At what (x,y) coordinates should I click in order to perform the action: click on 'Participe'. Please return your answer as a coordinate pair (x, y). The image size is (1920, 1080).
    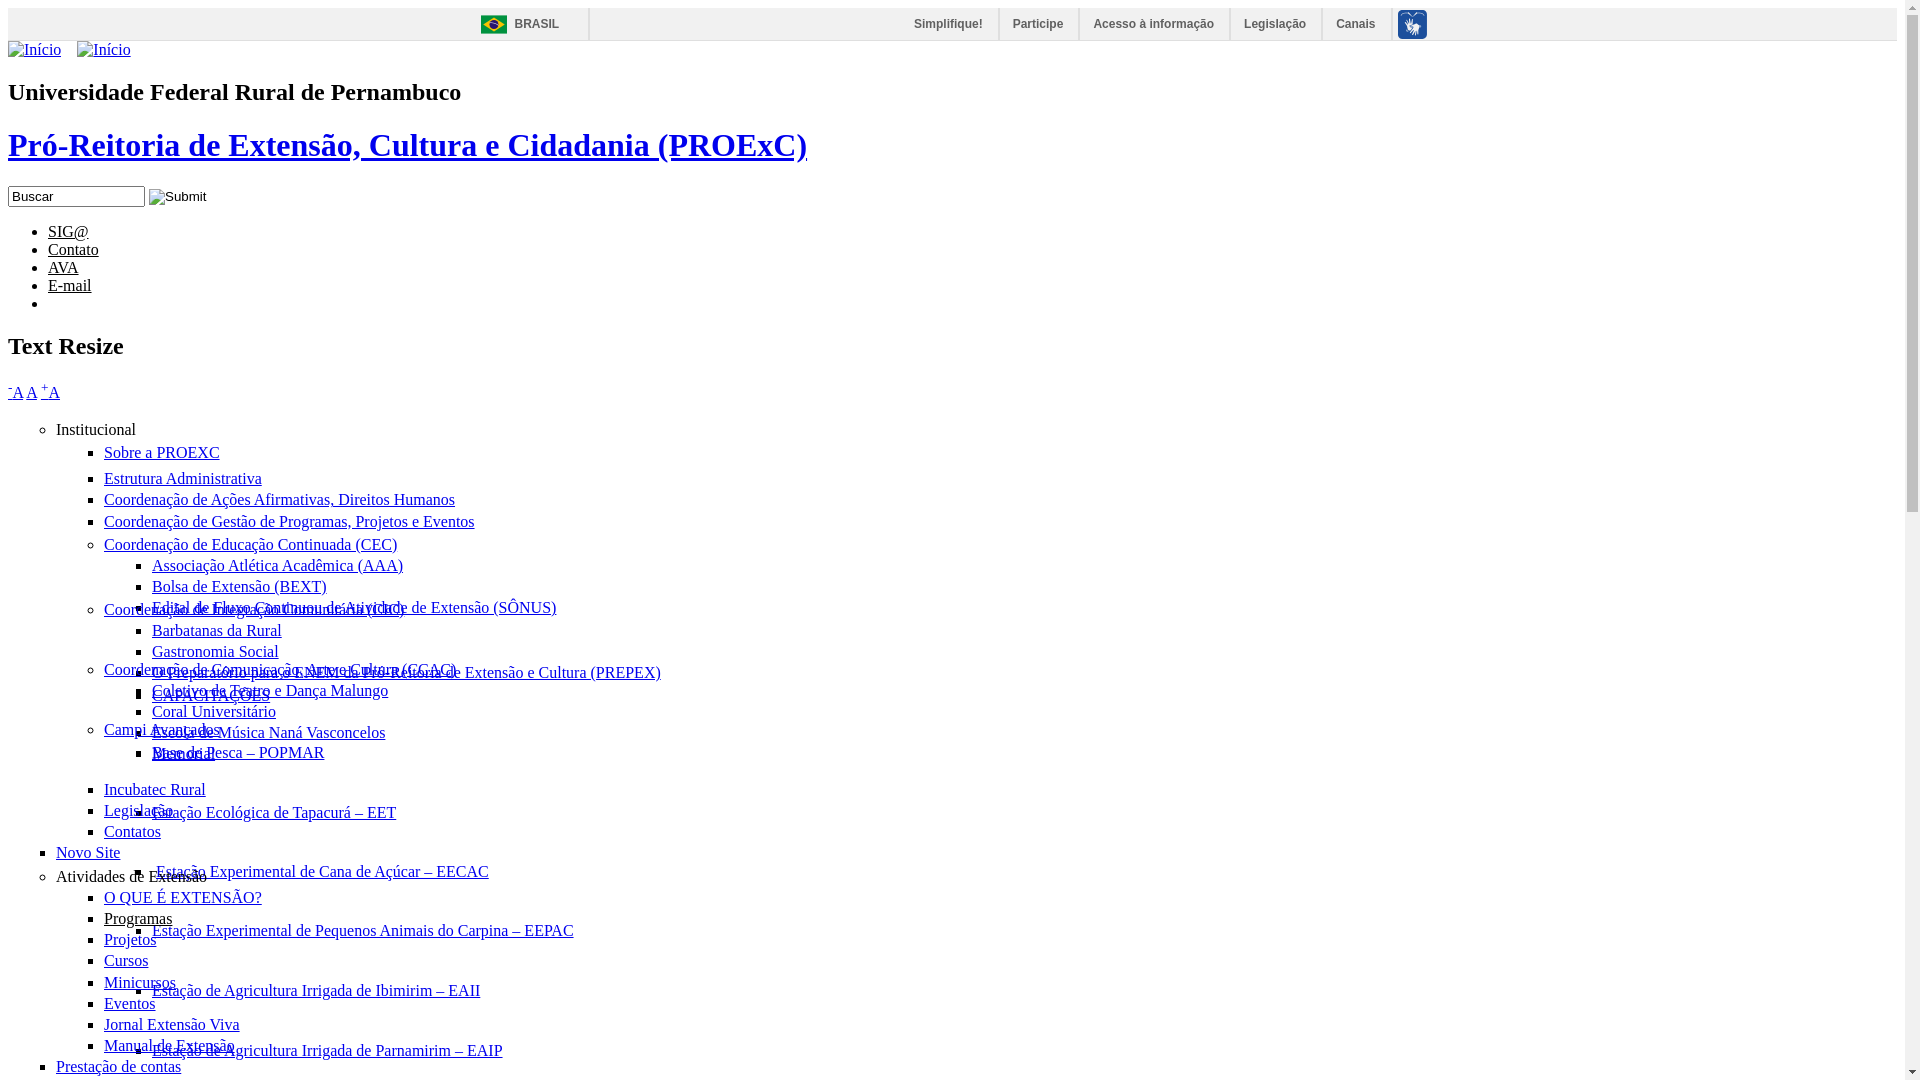
    Looking at the image, I should click on (1039, 23).